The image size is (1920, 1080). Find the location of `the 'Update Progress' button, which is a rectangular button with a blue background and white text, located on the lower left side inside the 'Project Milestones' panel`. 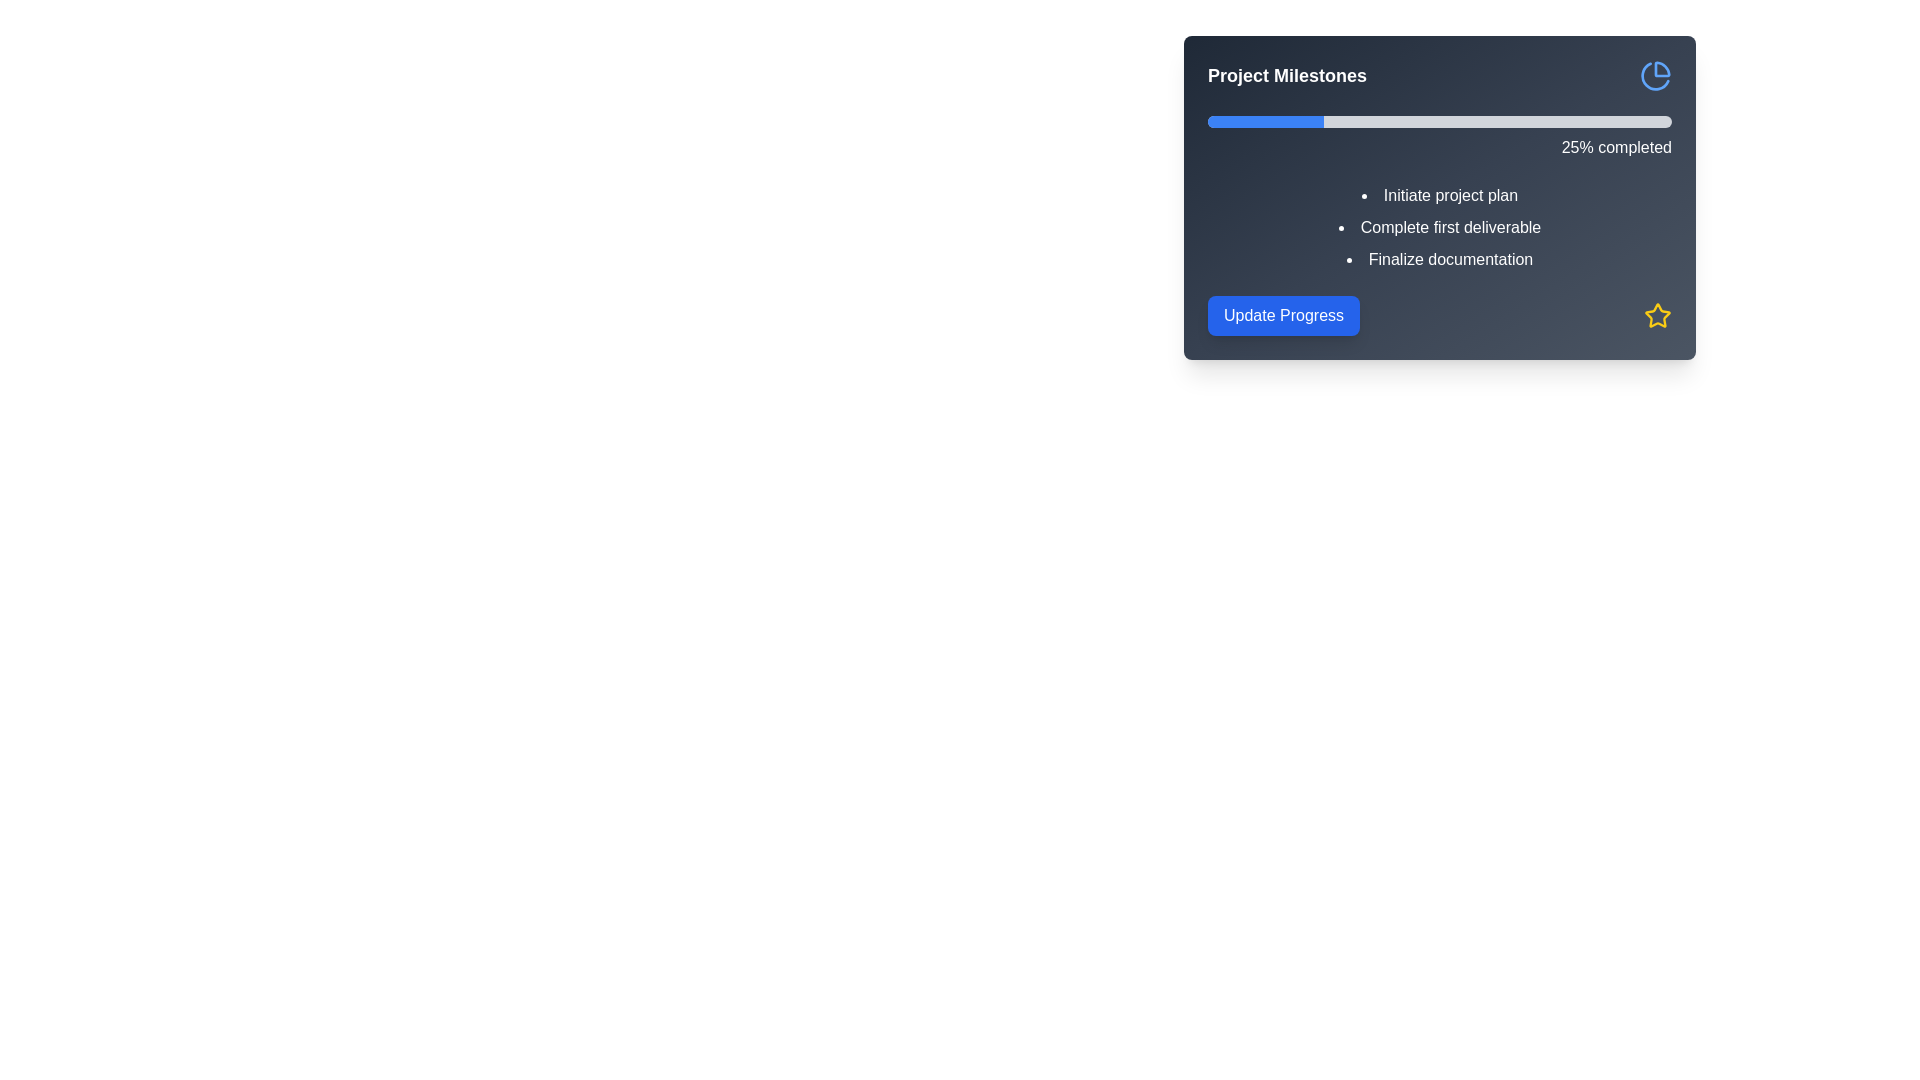

the 'Update Progress' button, which is a rectangular button with a blue background and white text, located on the lower left side inside the 'Project Milestones' panel is located at coordinates (1284, 315).